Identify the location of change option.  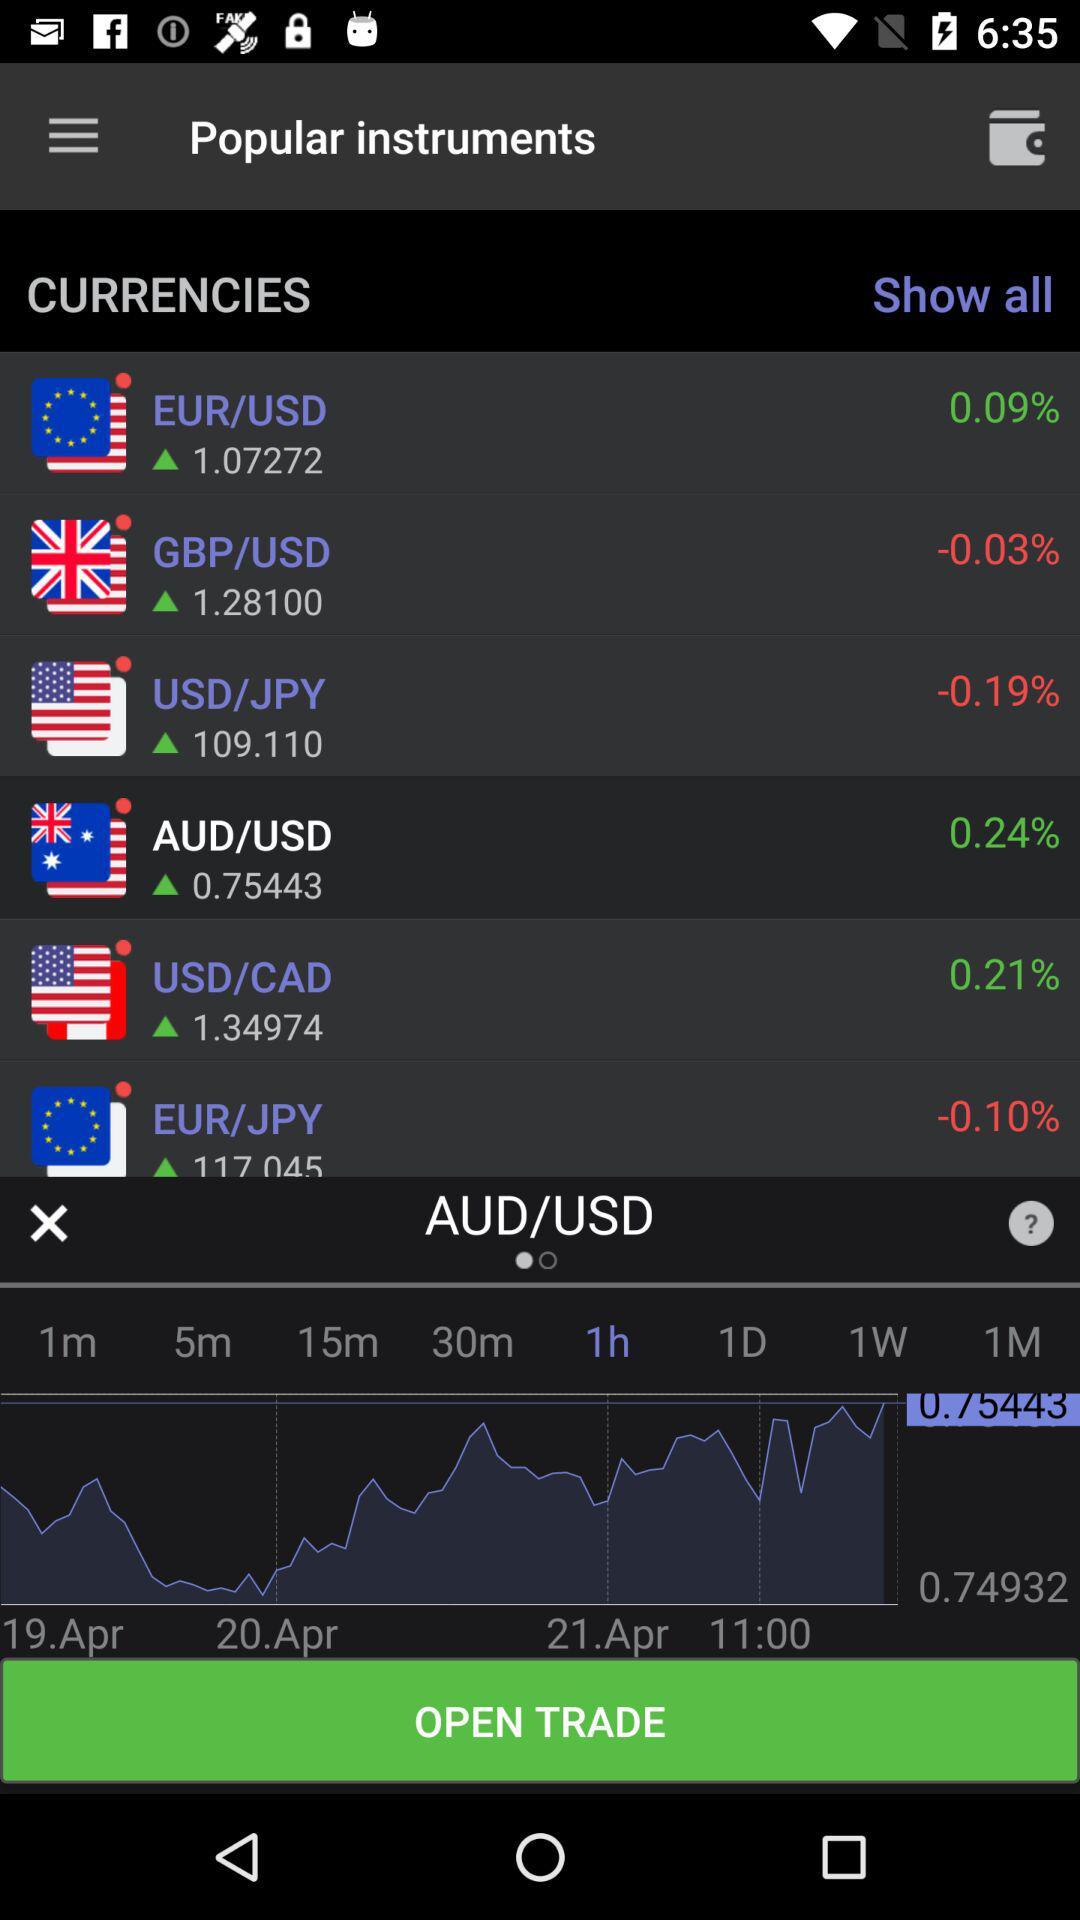
(47, 1222).